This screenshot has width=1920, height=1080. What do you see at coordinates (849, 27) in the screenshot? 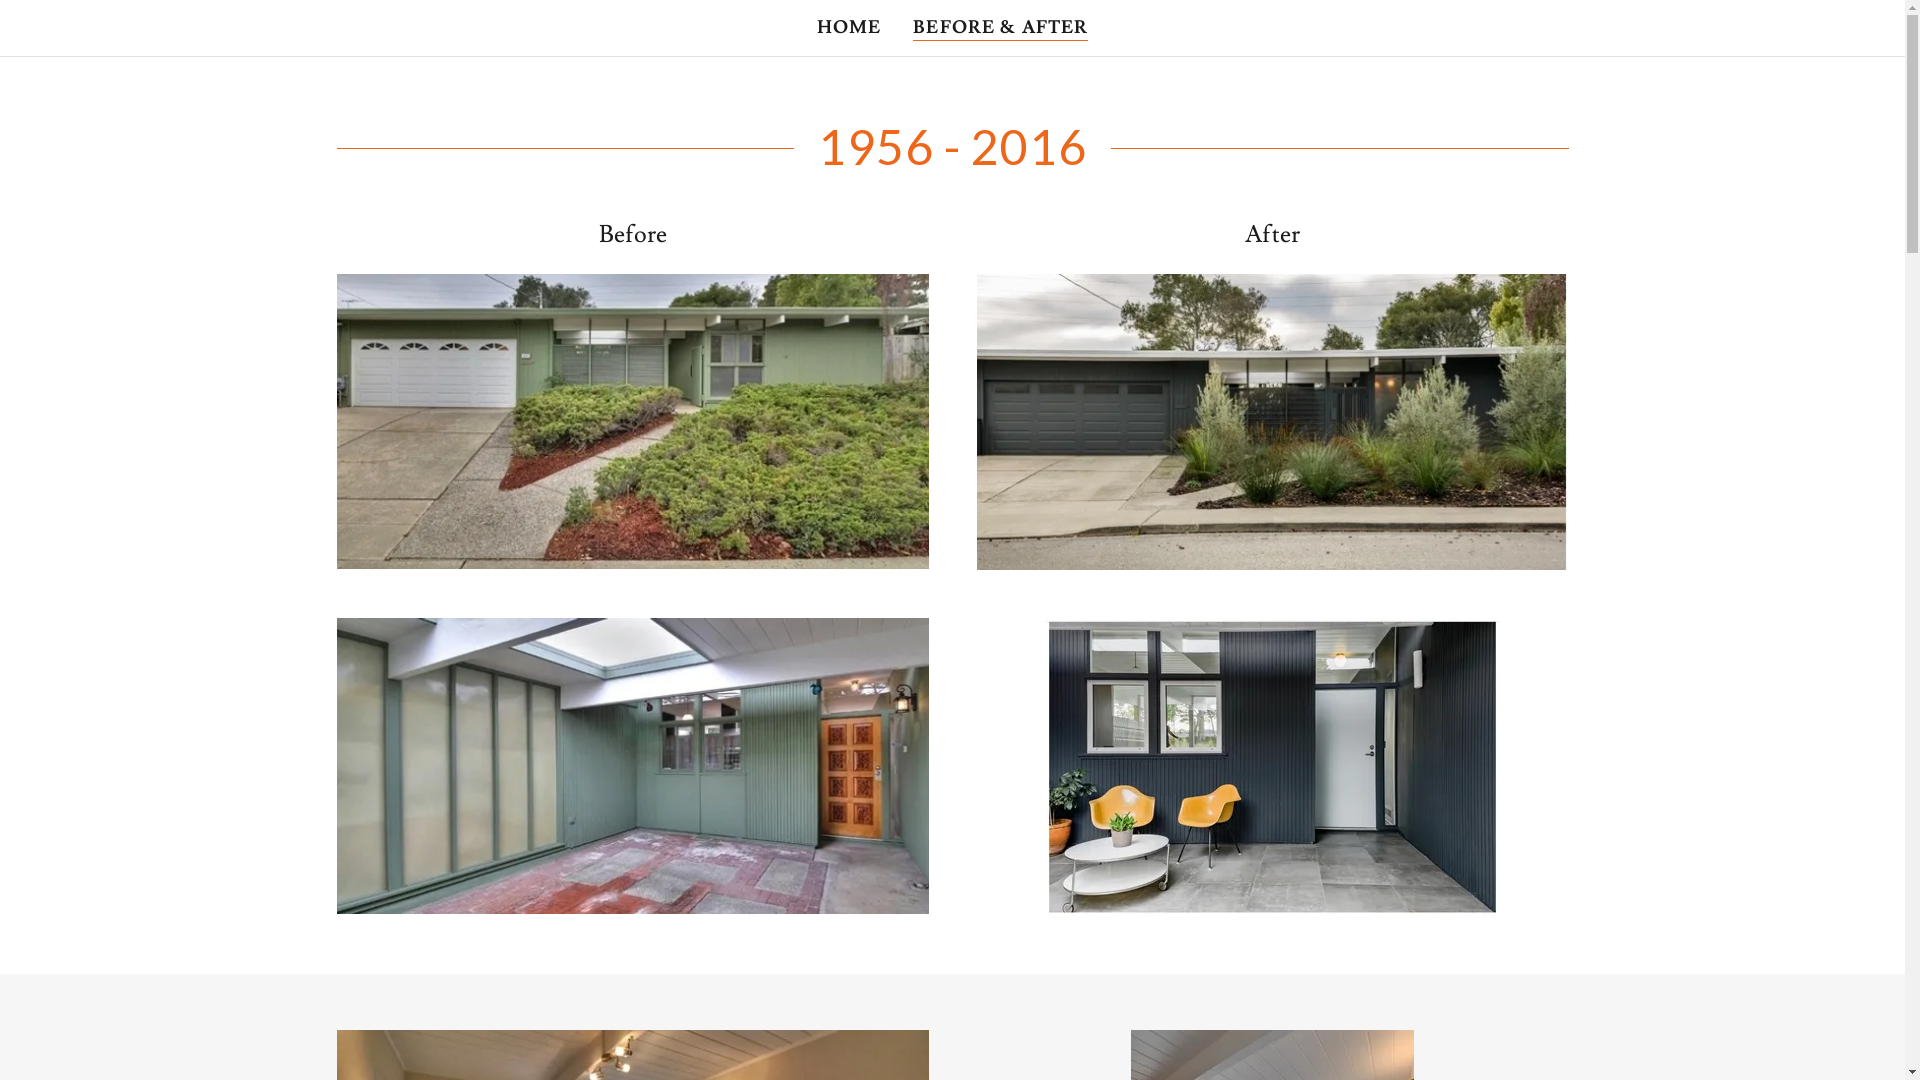
I see `'HOME'` at bounding box center [849, 27].